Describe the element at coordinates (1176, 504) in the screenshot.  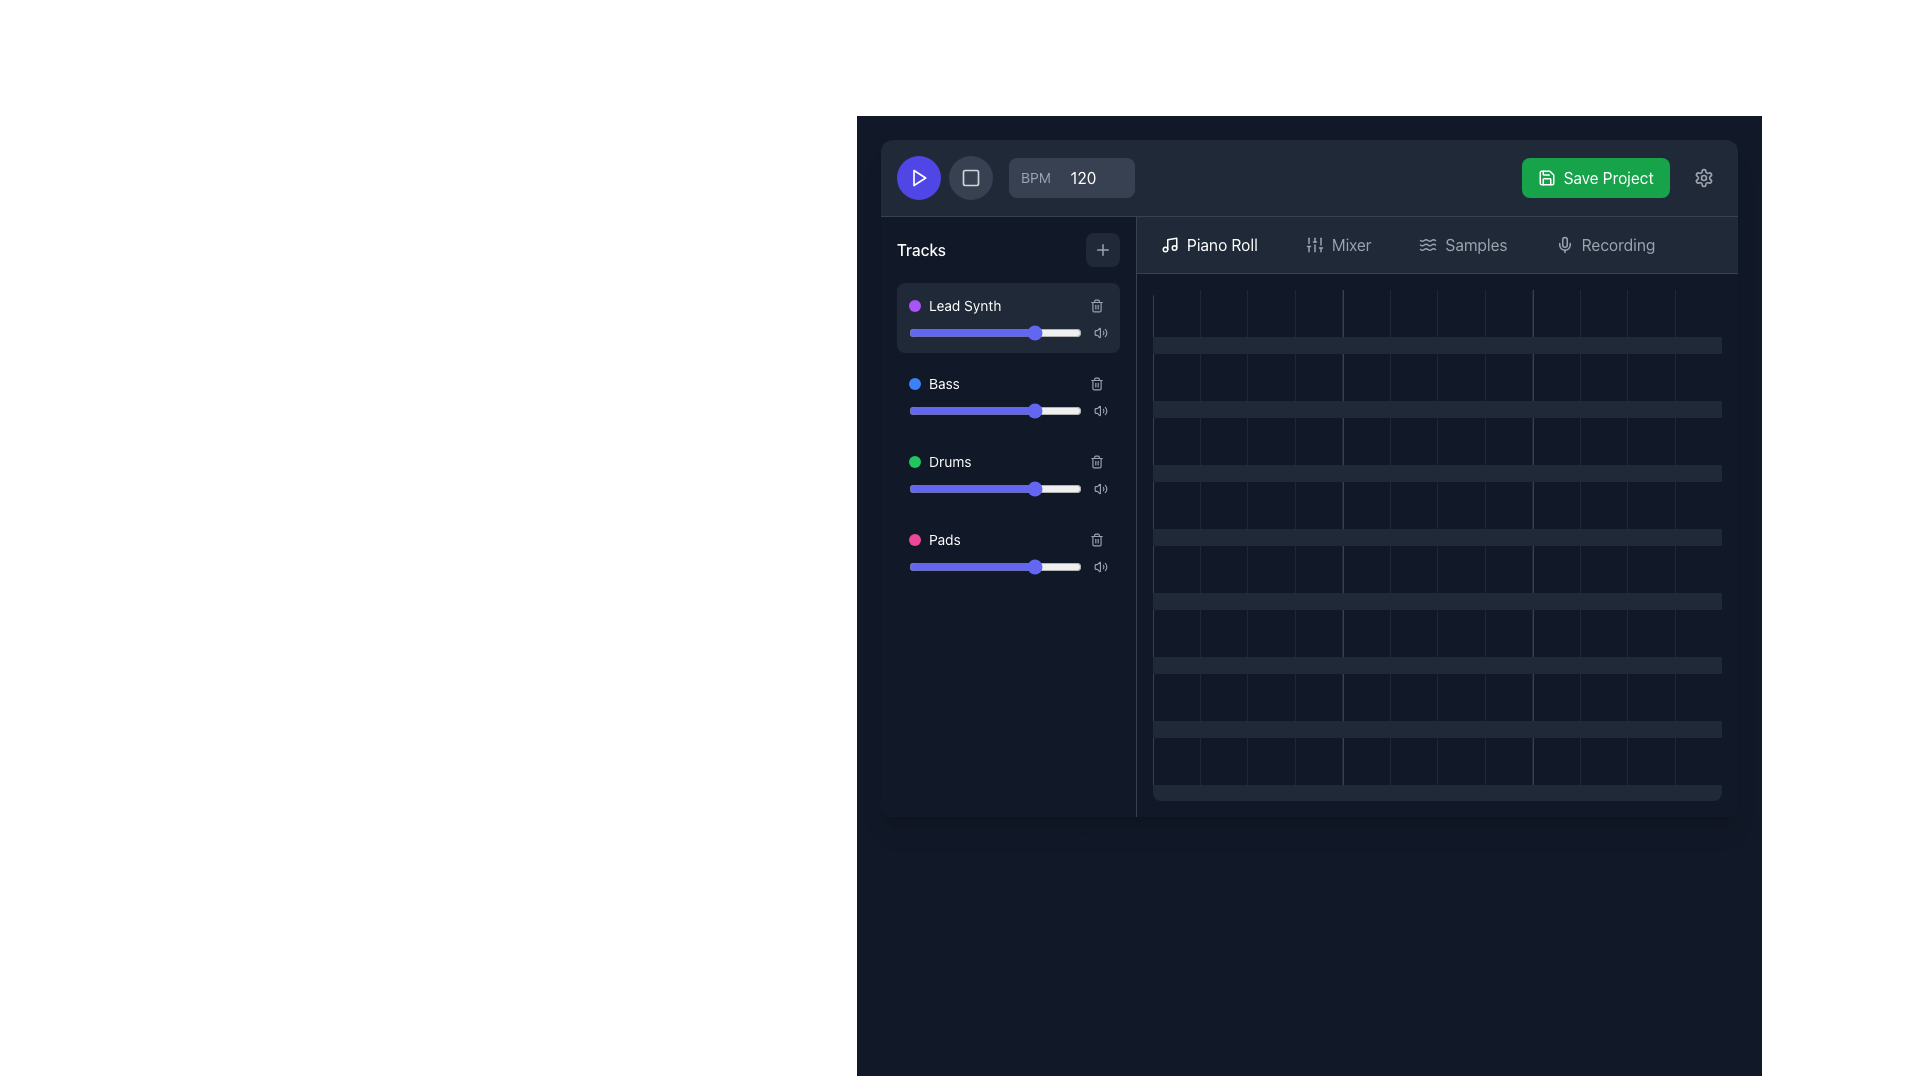
I see `the grid cell located in the fourth row and first column of the grid structure on the central right side of the interface to trigger hover effects` at that location.